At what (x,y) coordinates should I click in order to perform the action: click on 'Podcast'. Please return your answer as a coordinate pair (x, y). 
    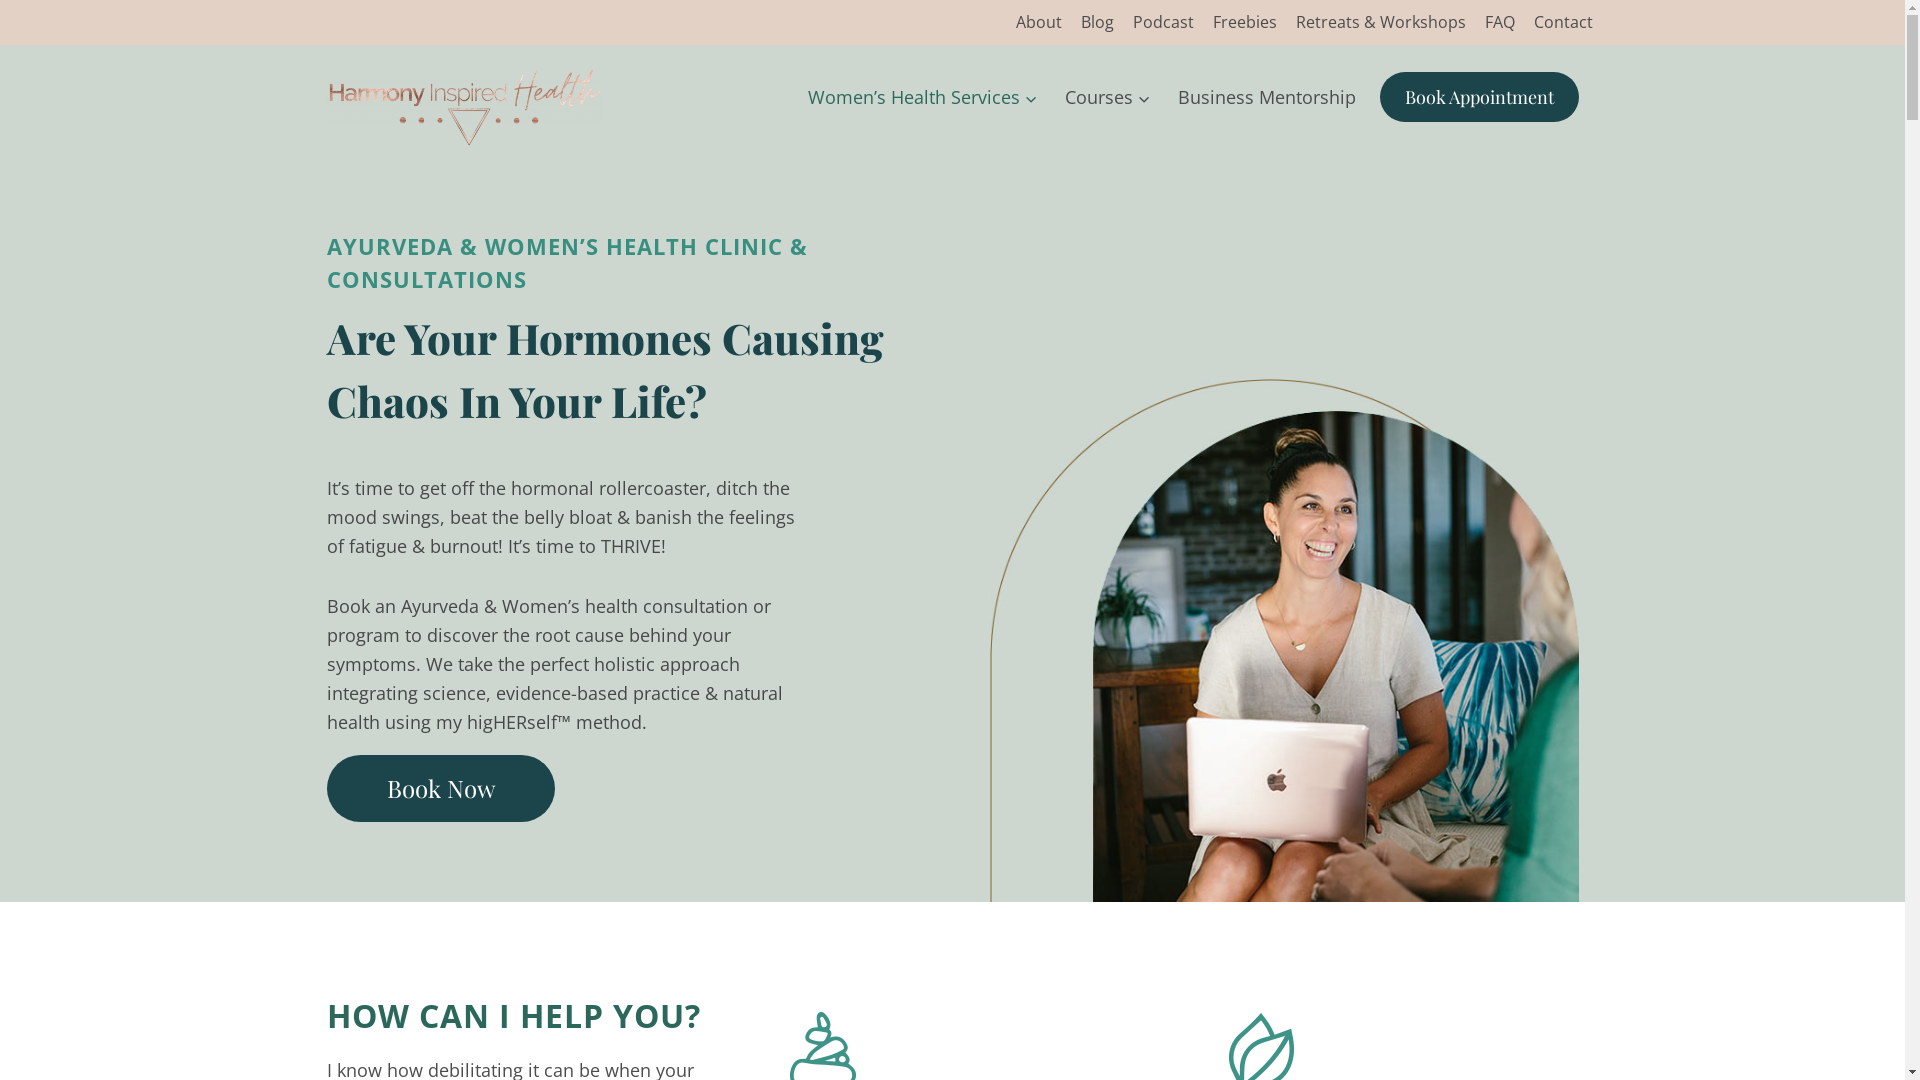
    Looking at the image, I should click on (1162, 22).